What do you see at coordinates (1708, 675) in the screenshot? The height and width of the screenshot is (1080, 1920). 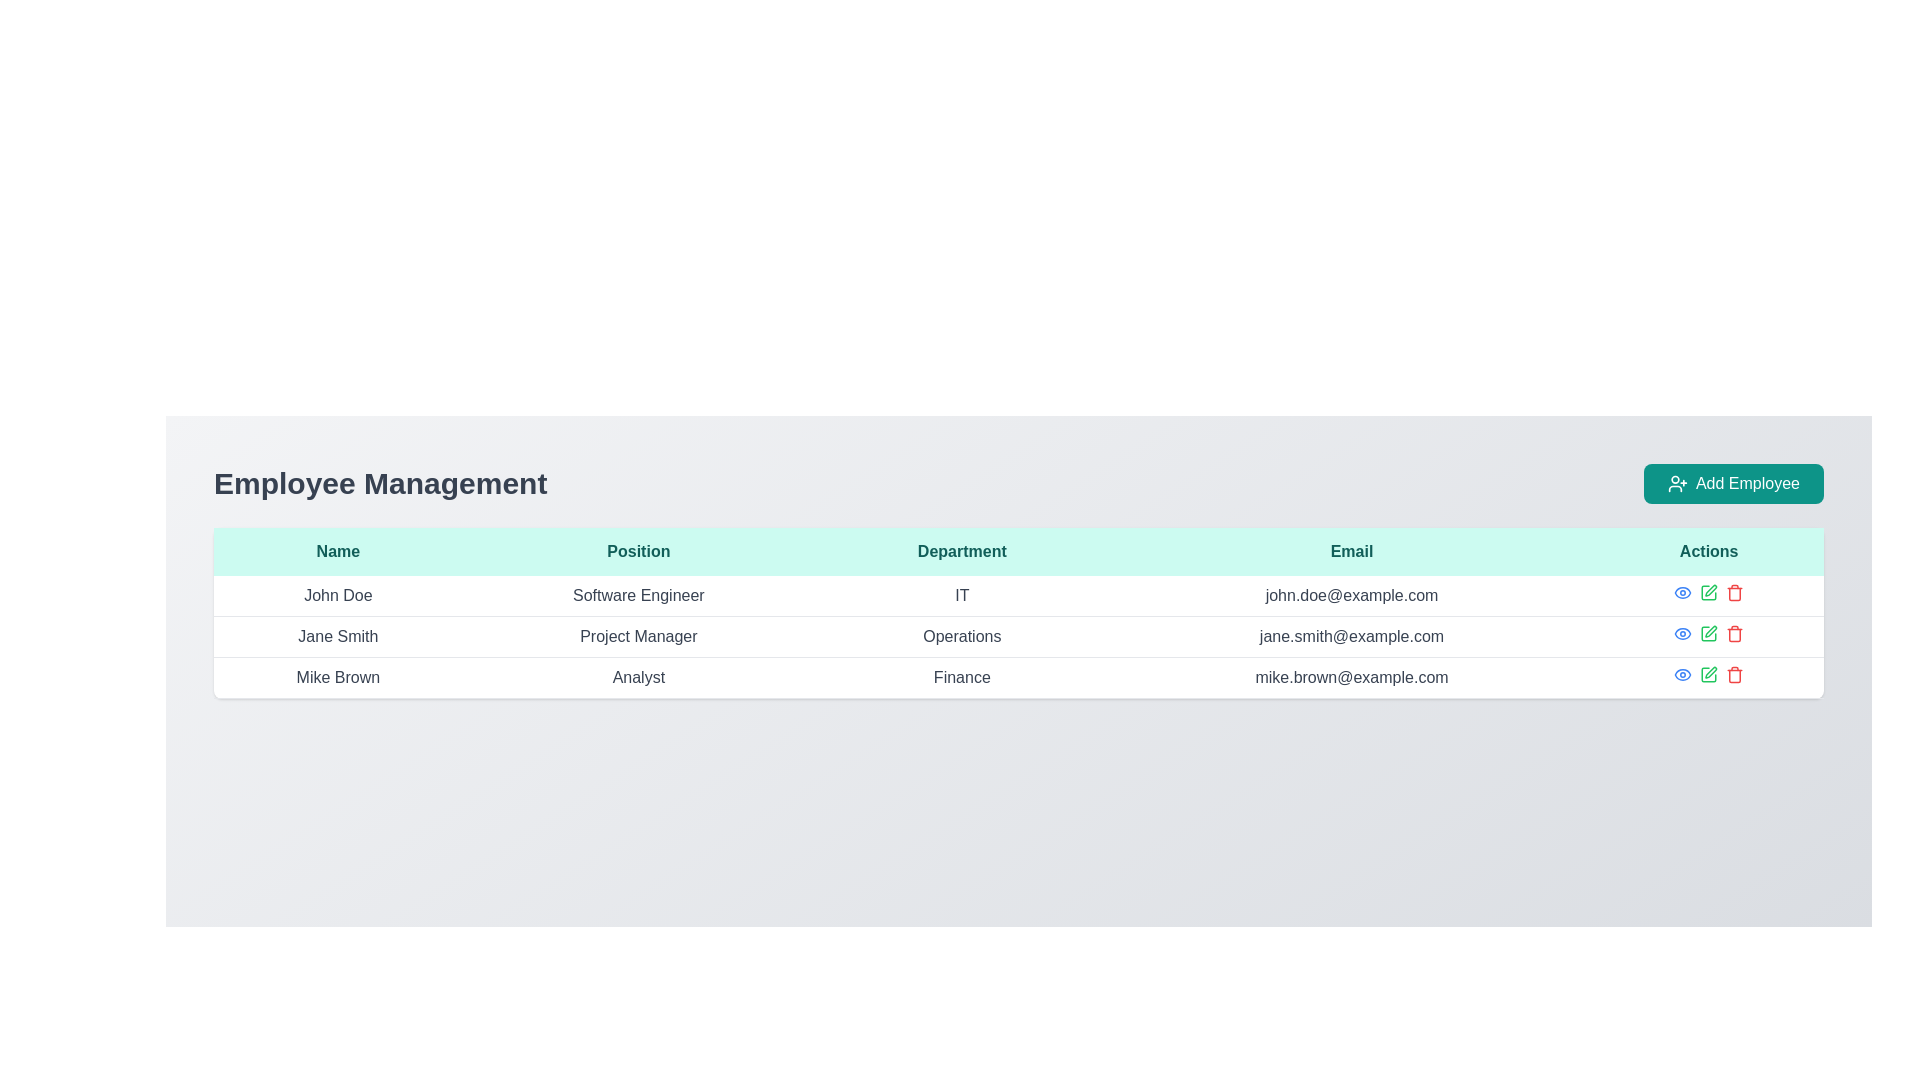 I see `the line icon representation of a square with a diagonal pen located in the last row of the table under the 'Actions' column` at bounding box center [1708, 675].